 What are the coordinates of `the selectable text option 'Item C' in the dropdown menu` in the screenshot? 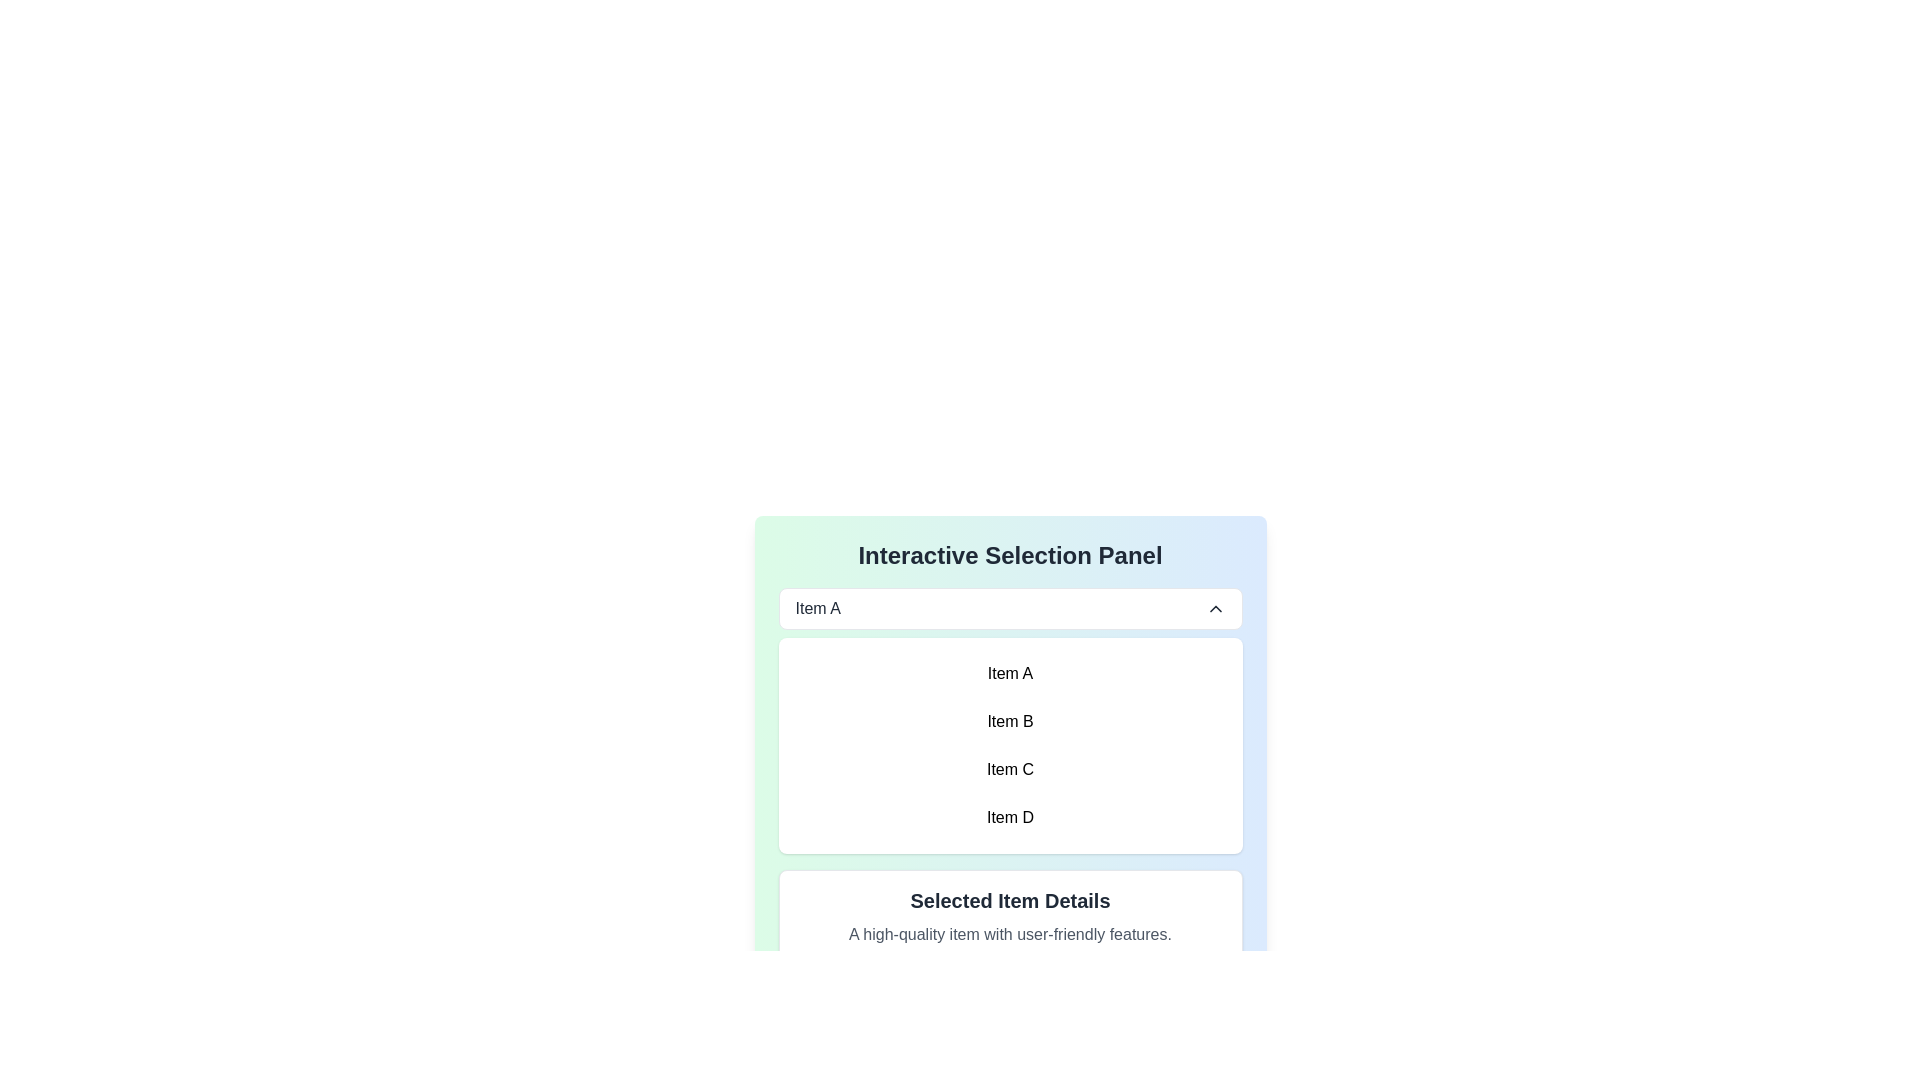 It's located at (1010, 778).